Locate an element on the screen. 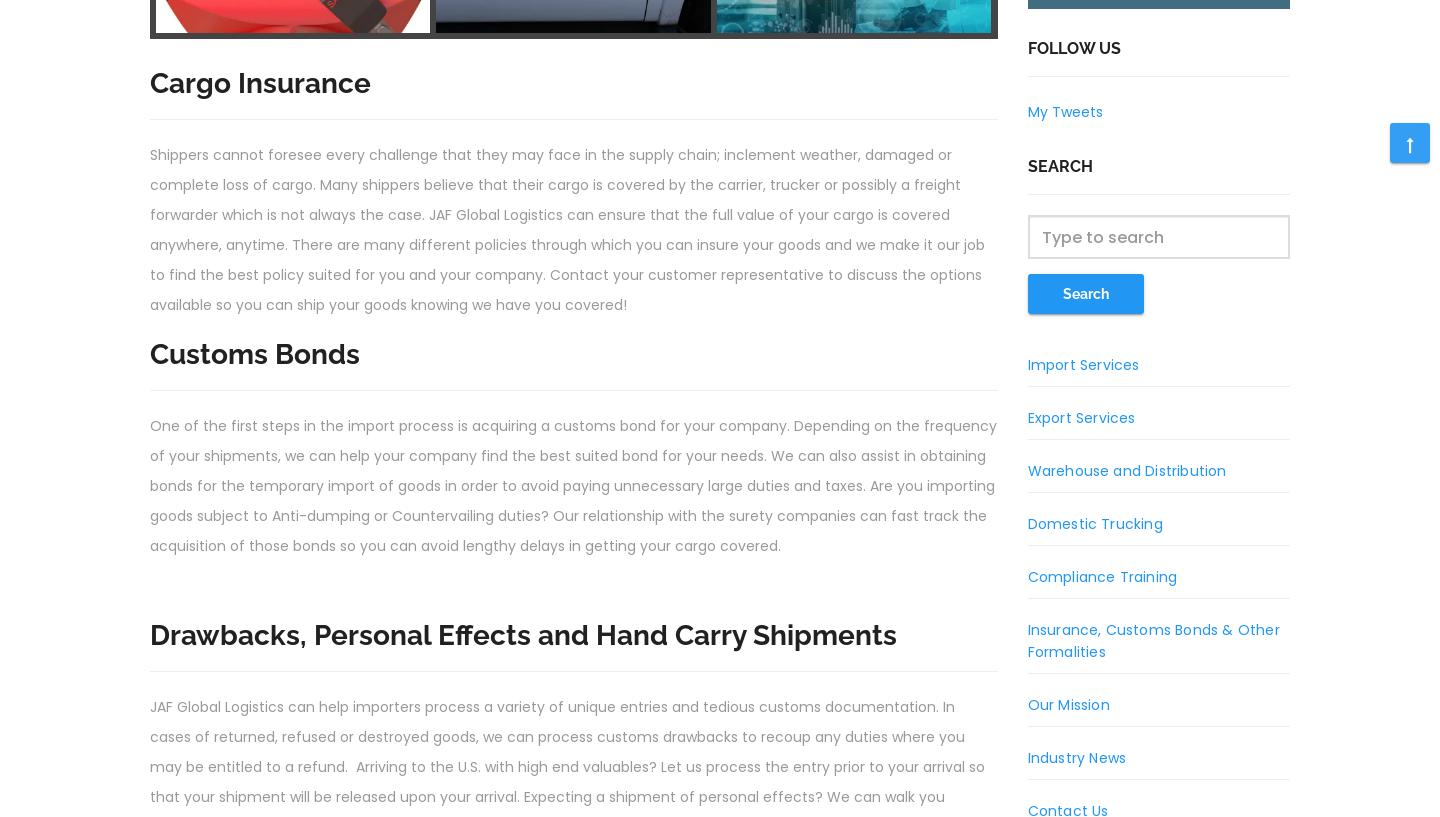 Image resolution: width=1440 pixels, height=817 pixels. 'Insurance, Customs Bonds & Other Formalities' is located at coordinates (1027, 641).